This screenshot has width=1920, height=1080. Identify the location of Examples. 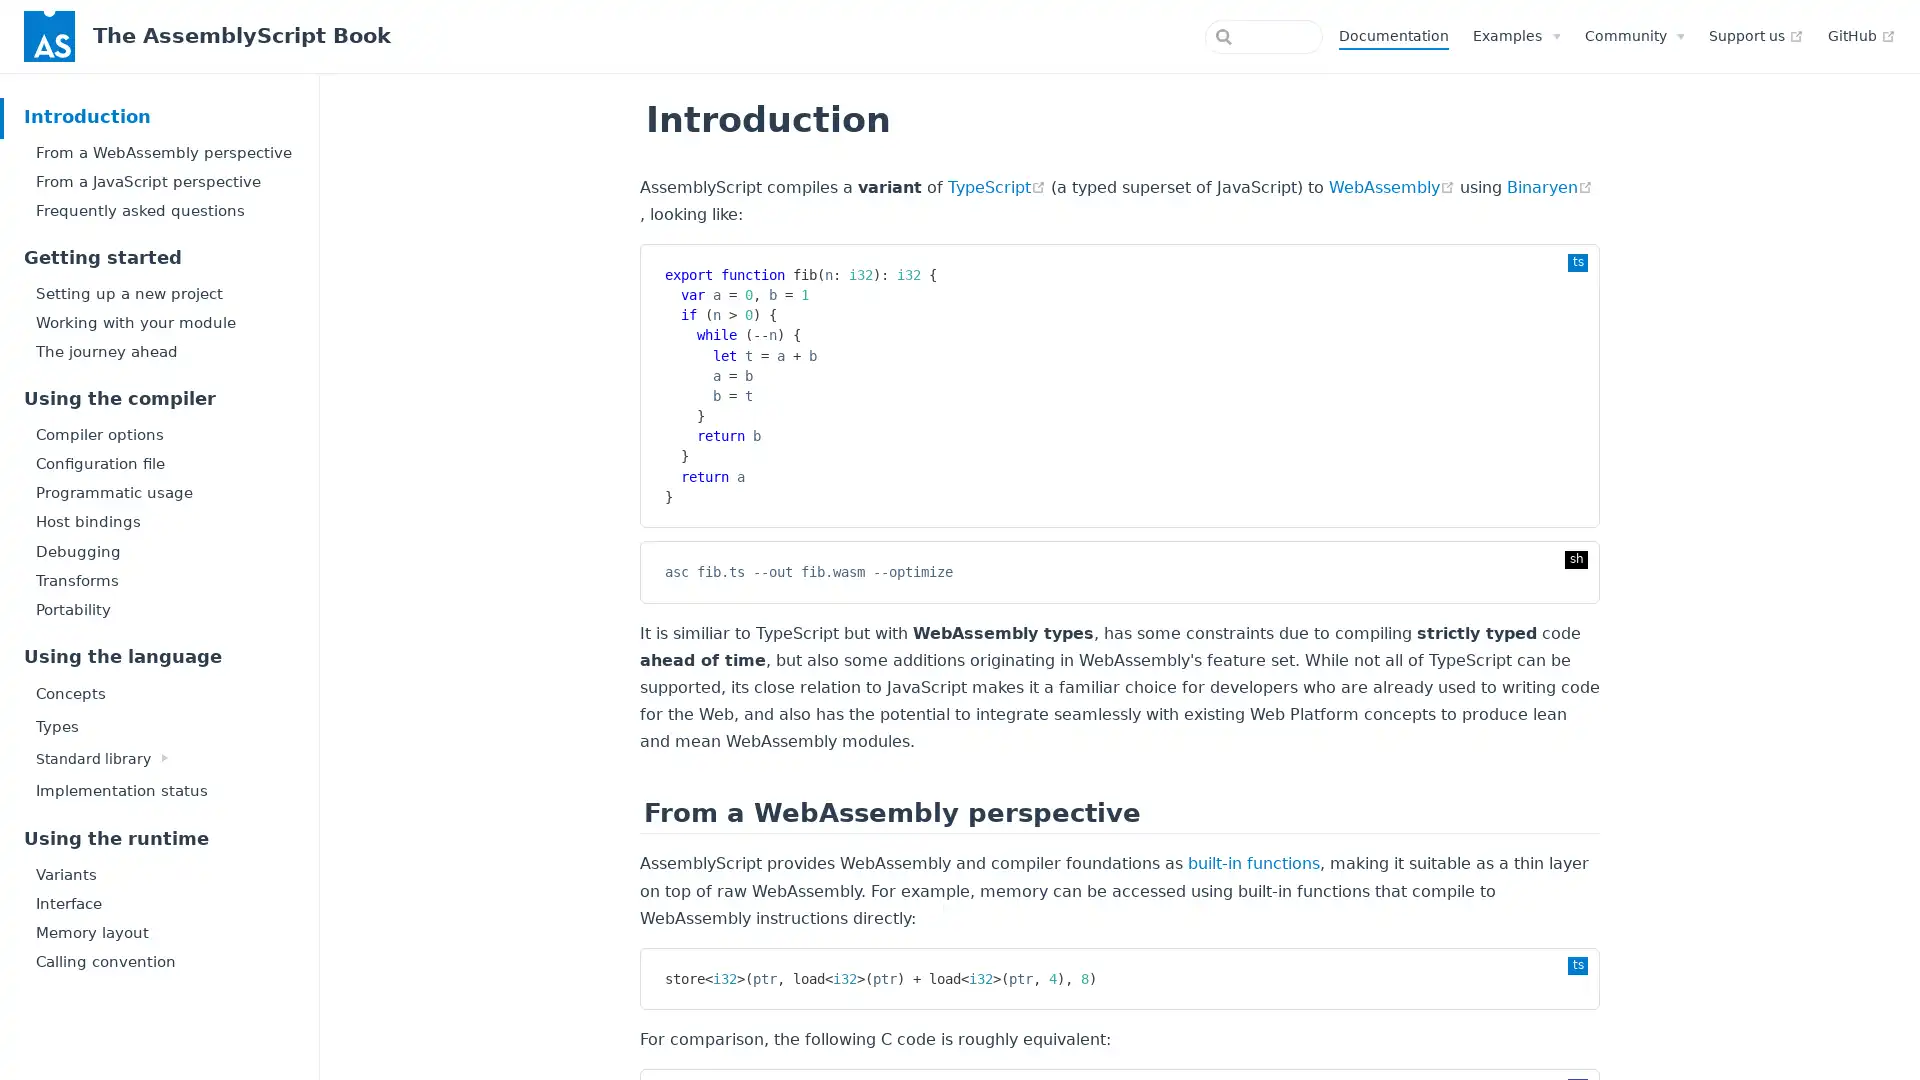
(1516, 35).